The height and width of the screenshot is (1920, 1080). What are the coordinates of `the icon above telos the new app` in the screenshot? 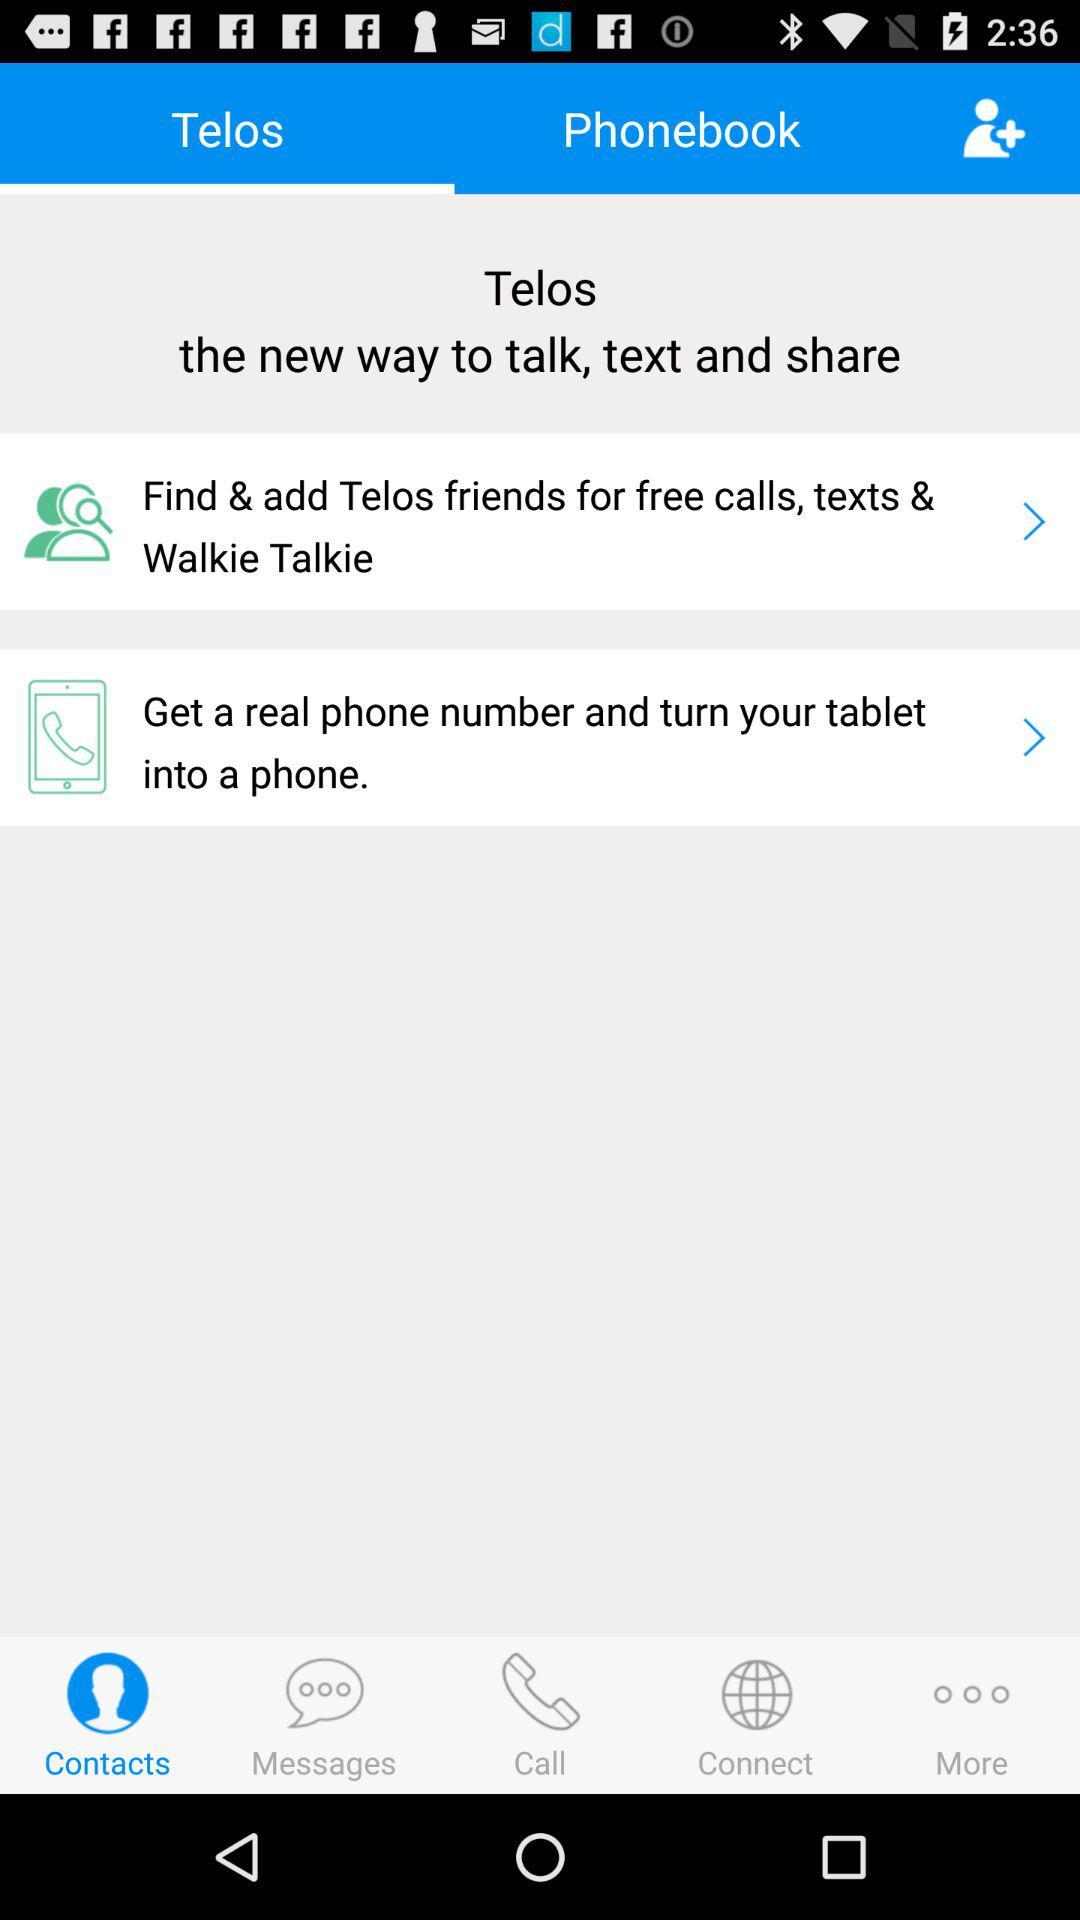 It's located at (680, 127).